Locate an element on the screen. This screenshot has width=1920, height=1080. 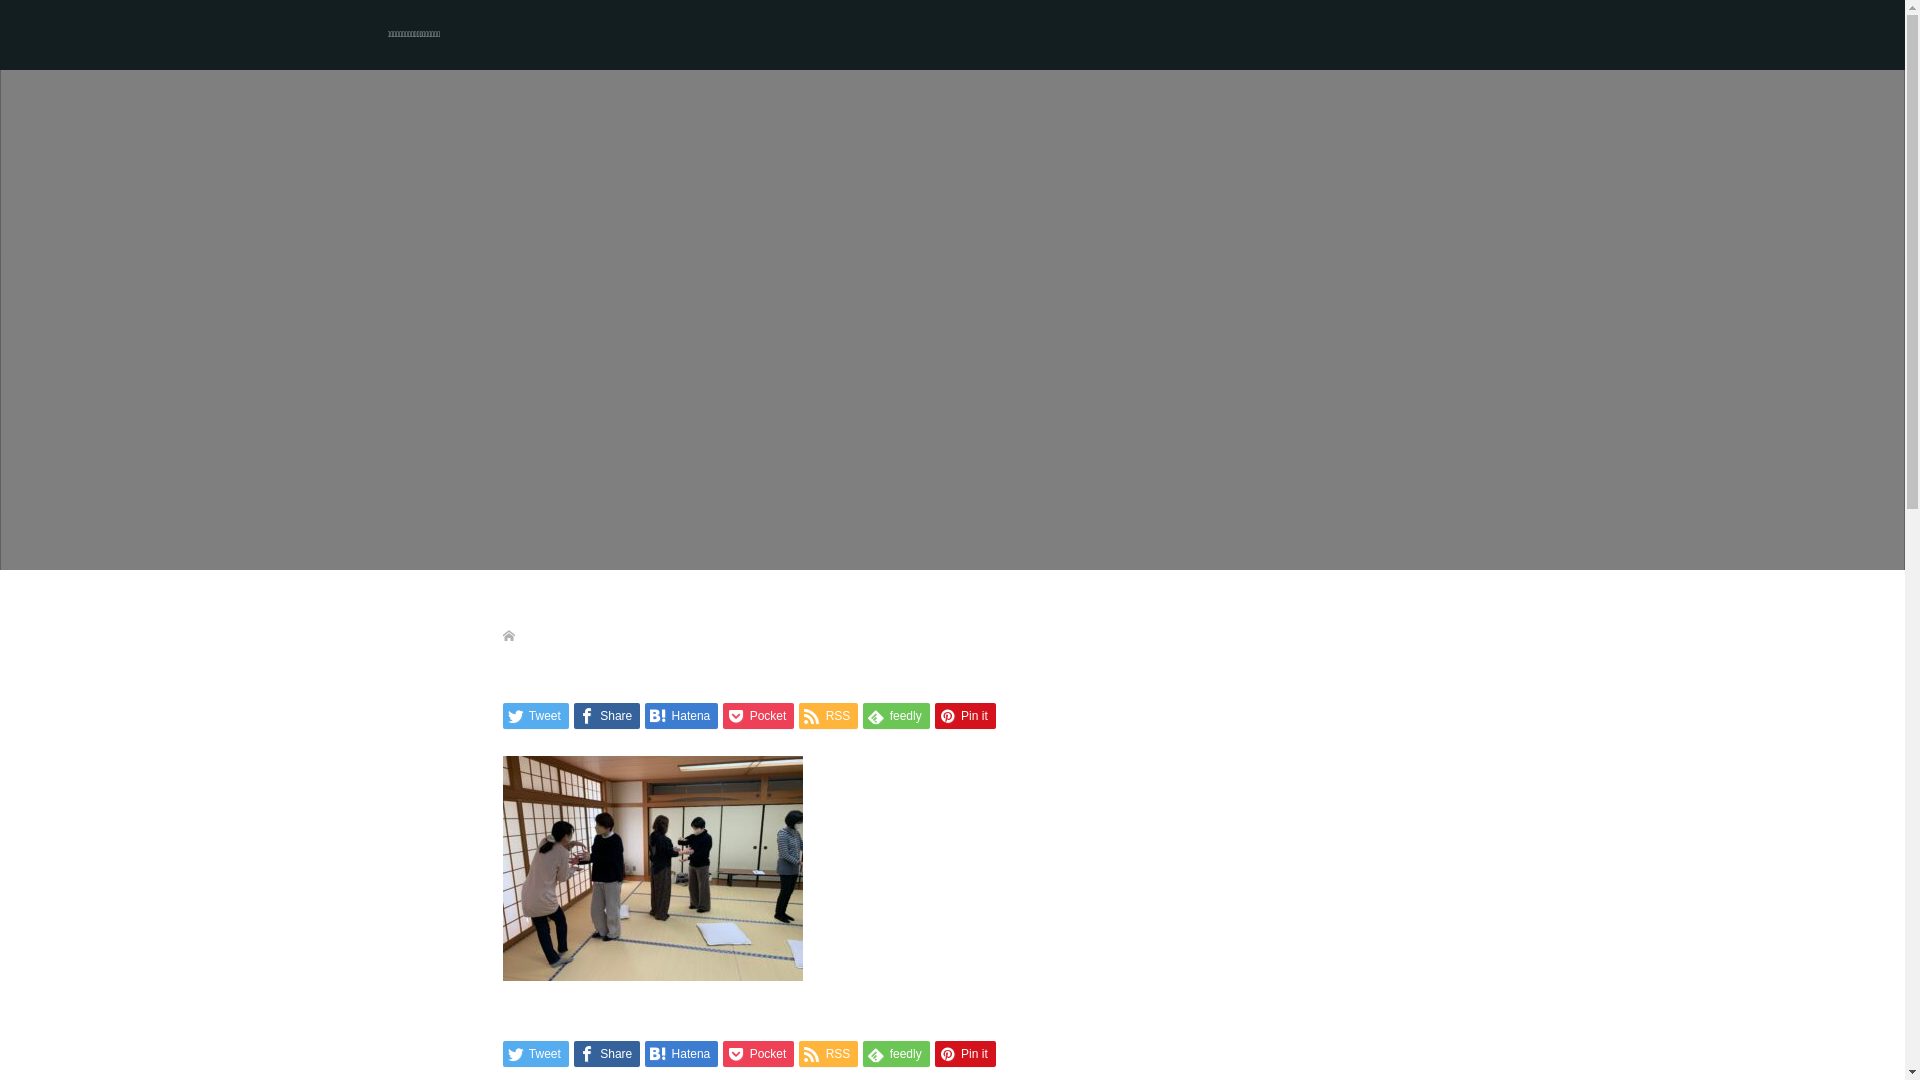
'Pin it' is located at coordinates (934, 715).